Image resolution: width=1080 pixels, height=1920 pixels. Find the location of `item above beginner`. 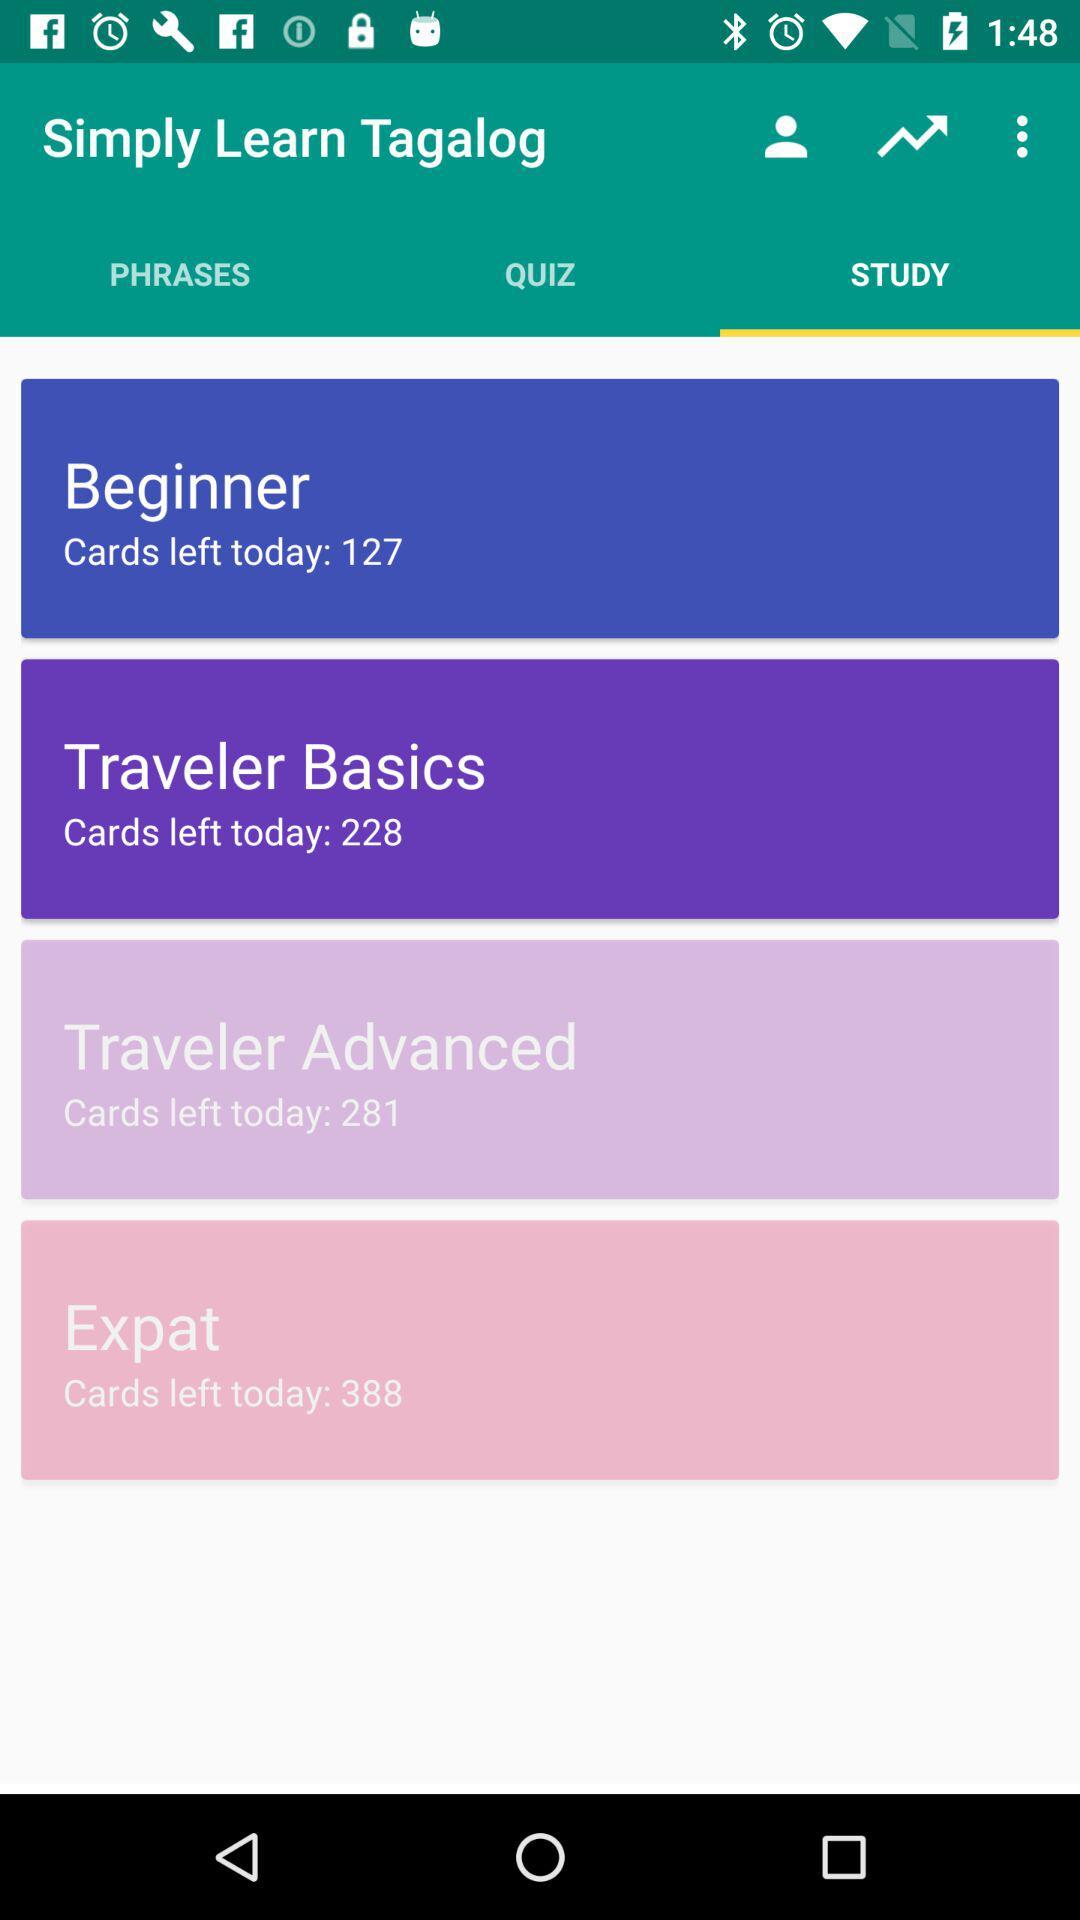

item above beginner is located at coordinates (898, 272).